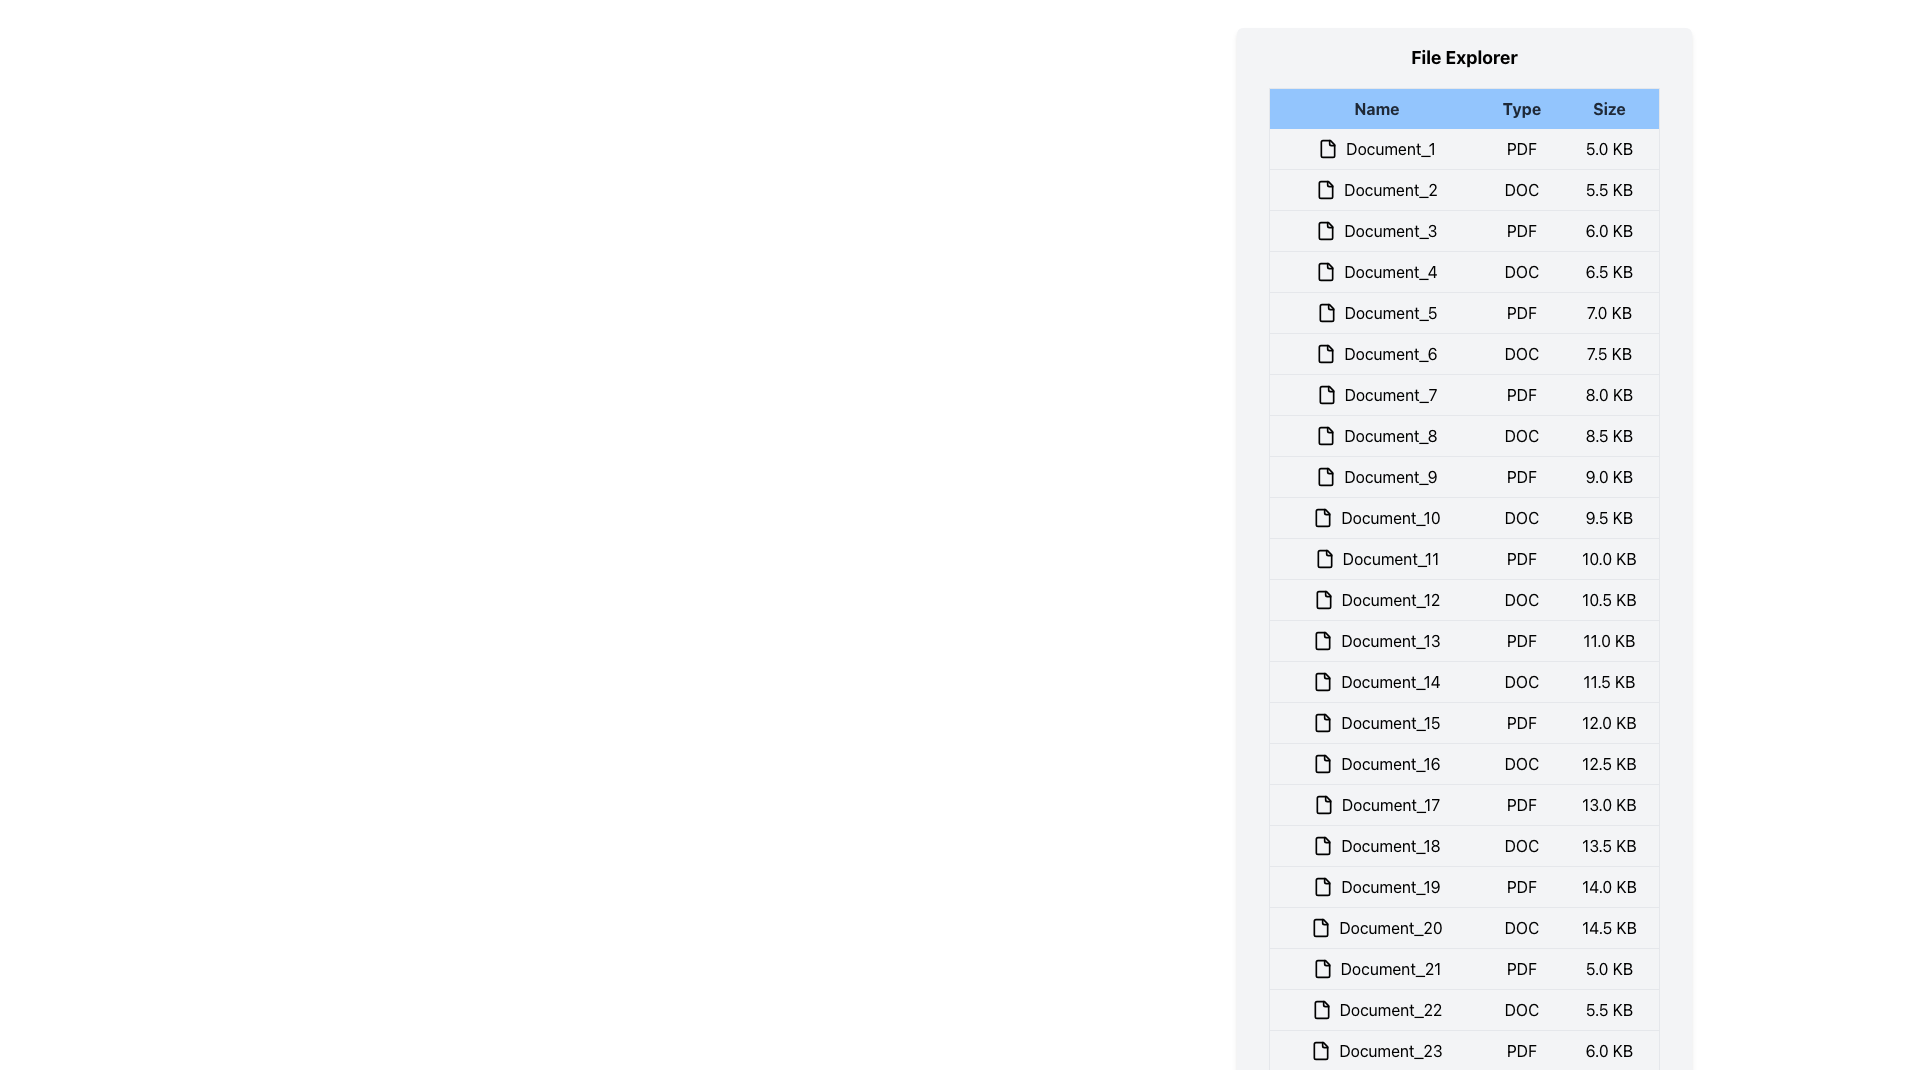  I want to click on the gray document outline icon located to the left of the filename 'Document_1' in the file list interface, so click(1328, 148).